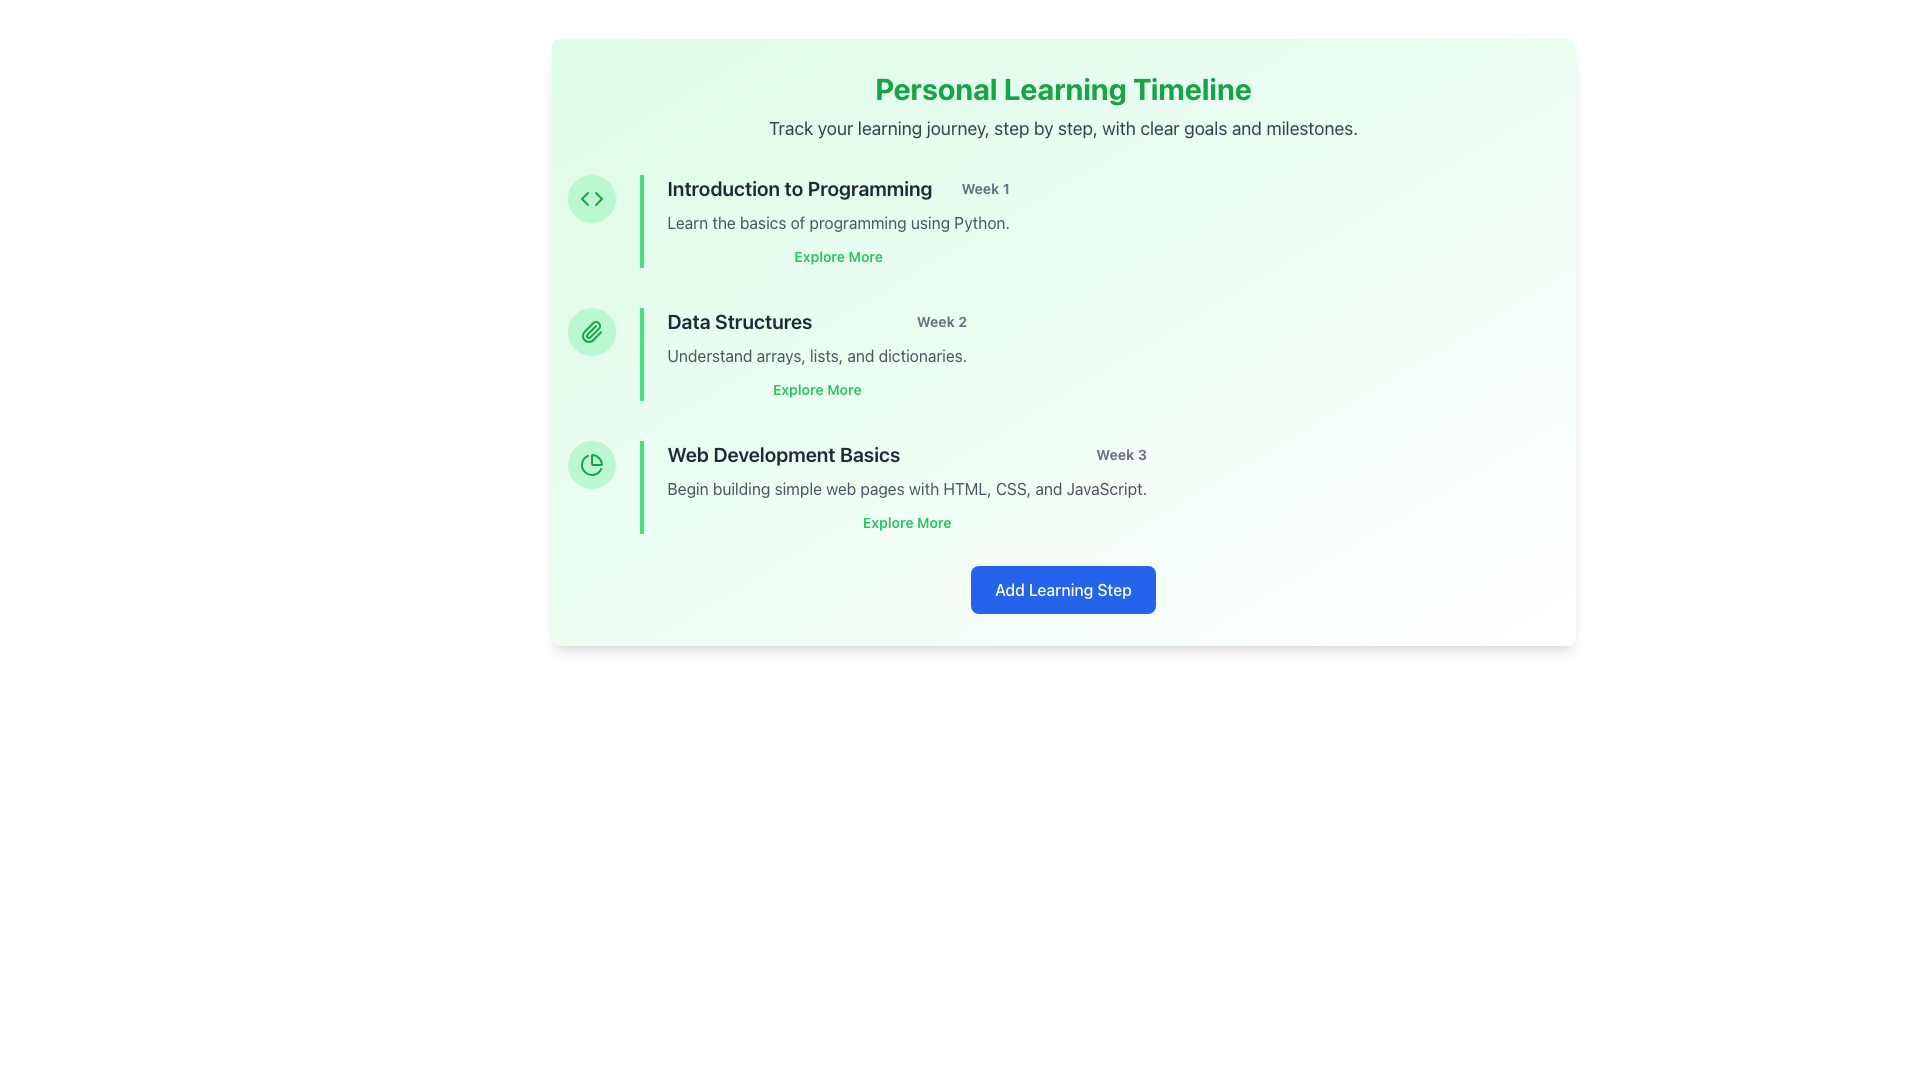 This screenshot has width=1920, height=1080. I want to click on the Decorative Icon that represents the 'Data Structures' section in the timeline interface, located to the left of the 'Data Structures' heading, so click(590, 330).